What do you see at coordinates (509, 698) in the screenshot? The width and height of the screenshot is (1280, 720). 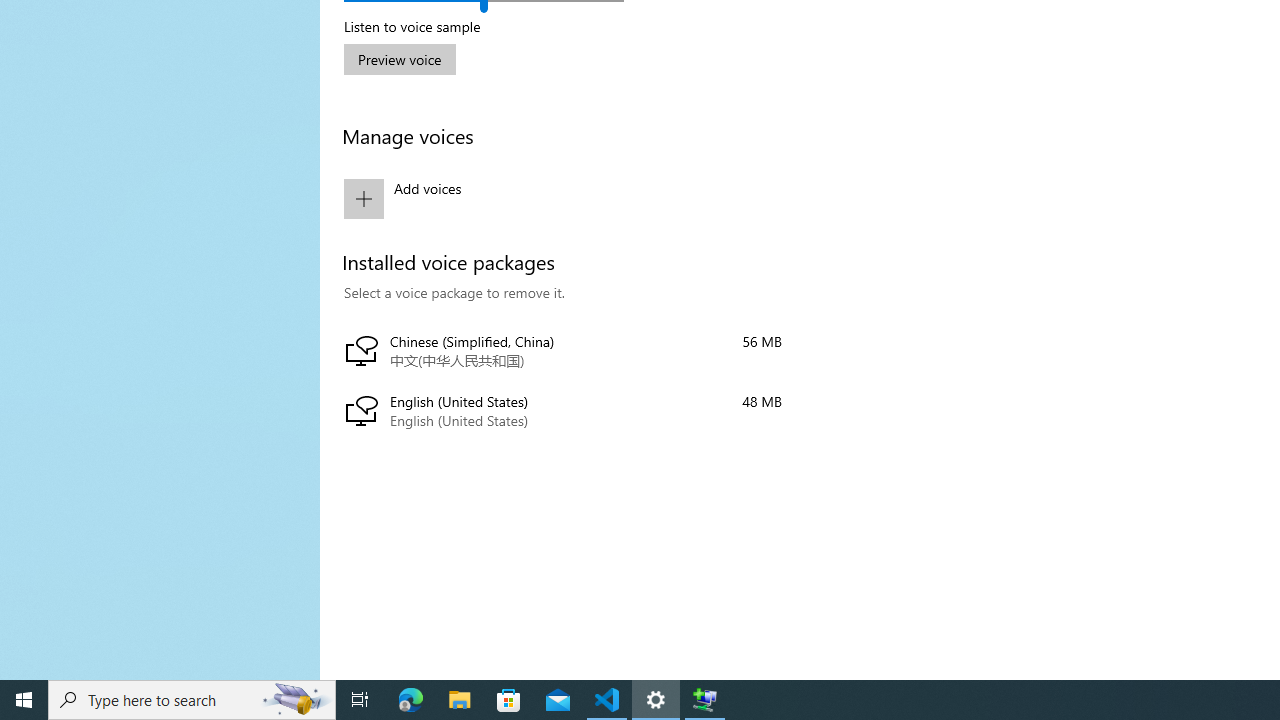 I see `'Microsoft Store'` at bounding box center [509, 698].